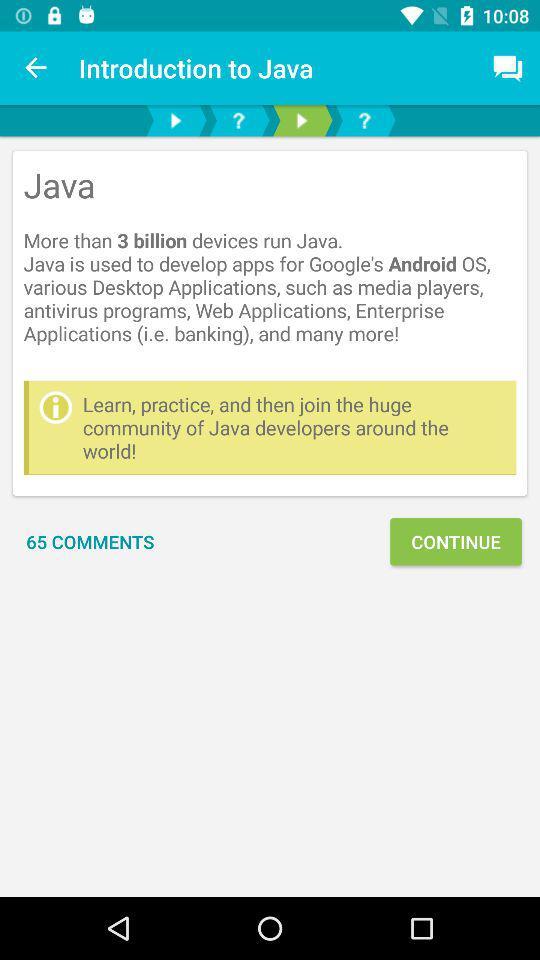 The width and height of the screenshot is (540, 960). I want to click on continue item, so click(455, 541).